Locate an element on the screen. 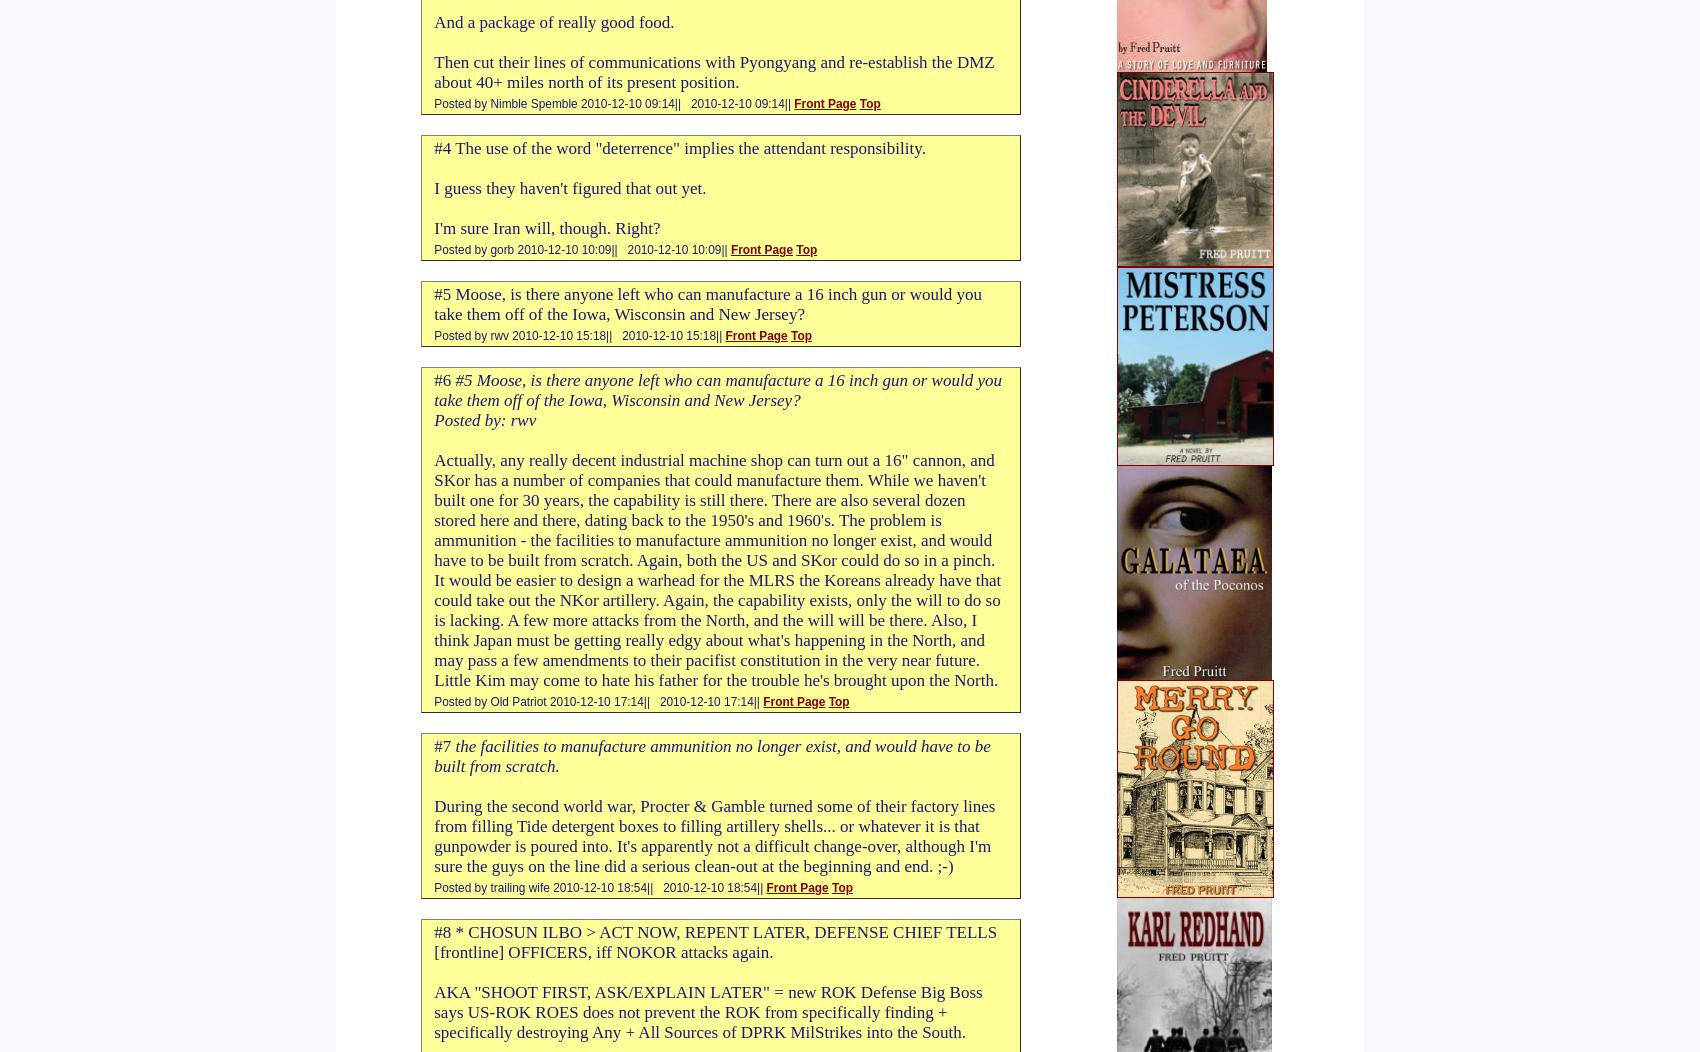  'Posted by: rwv' is located at coordinates (434, 419).